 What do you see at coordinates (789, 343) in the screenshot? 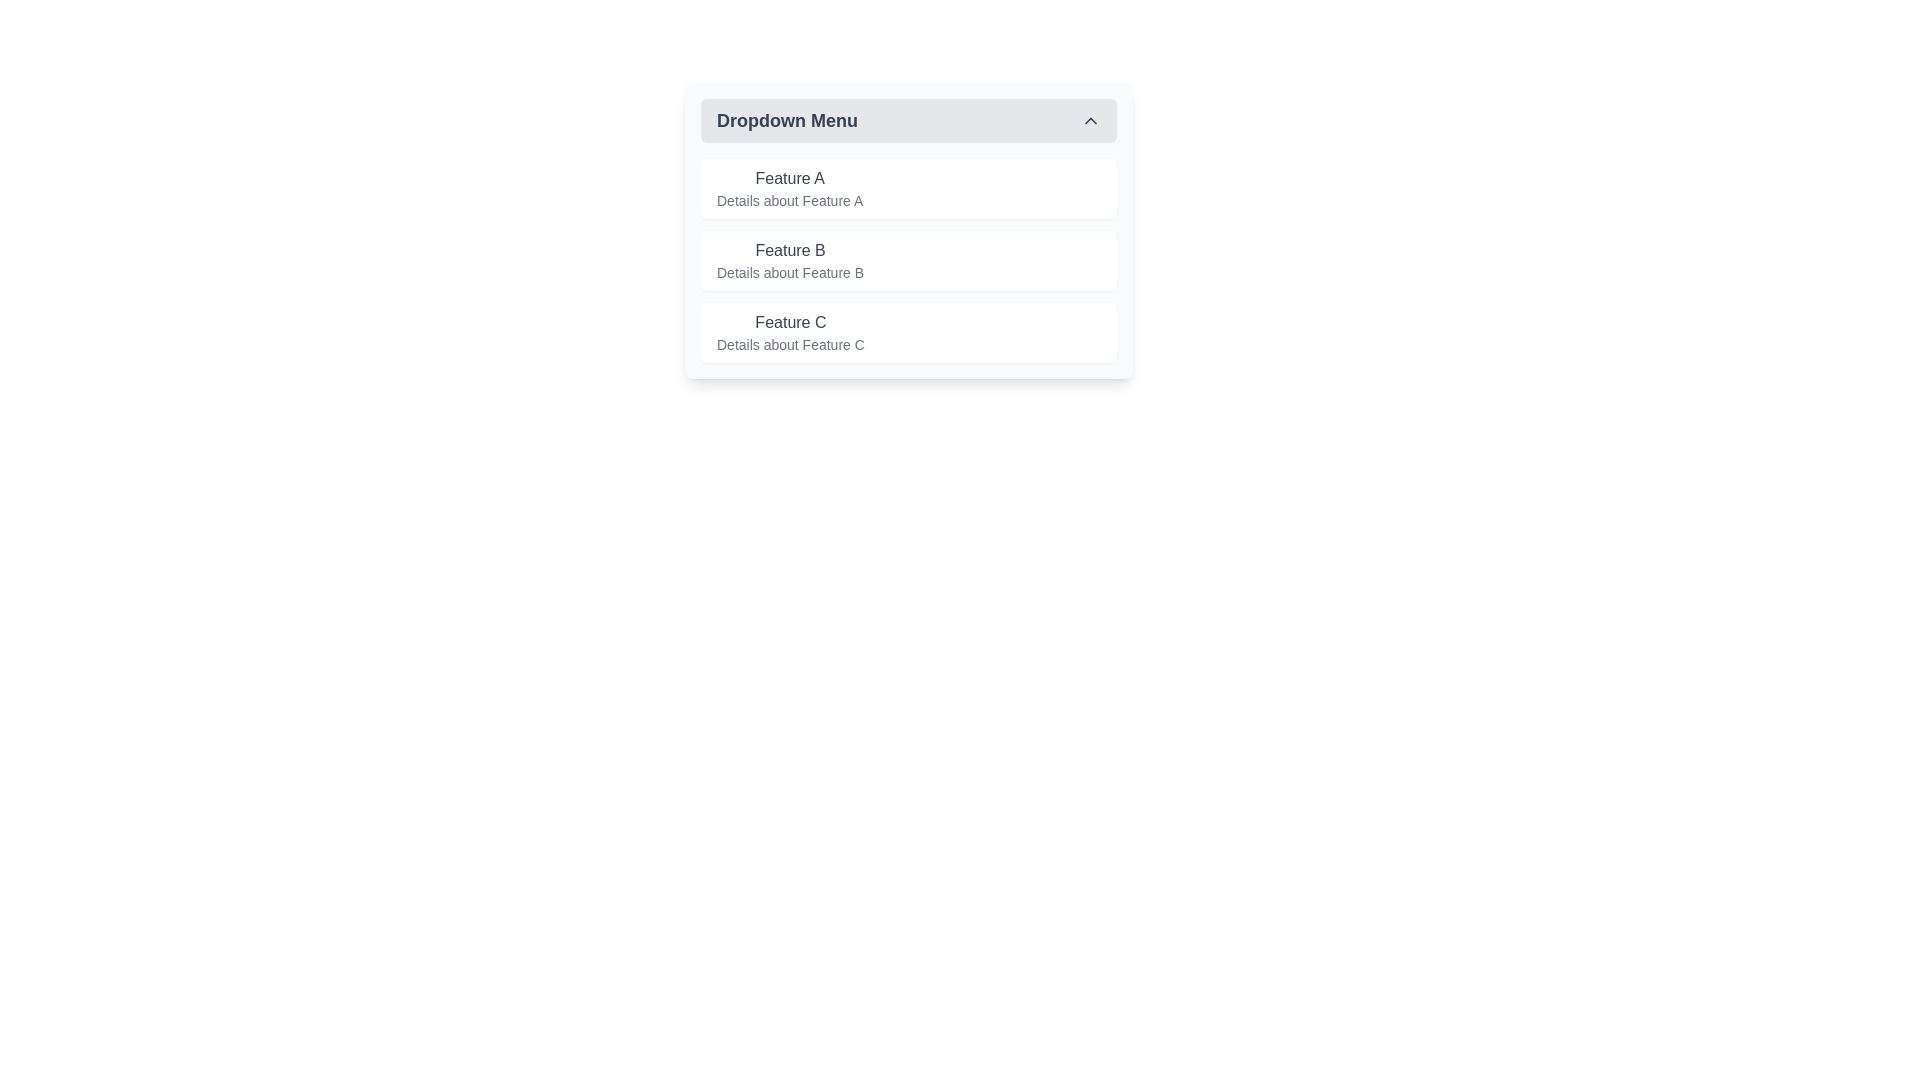
I see `the informational Text label located beneath 'Feature C' in the dropdown menu` at bounding box center [789, 343].